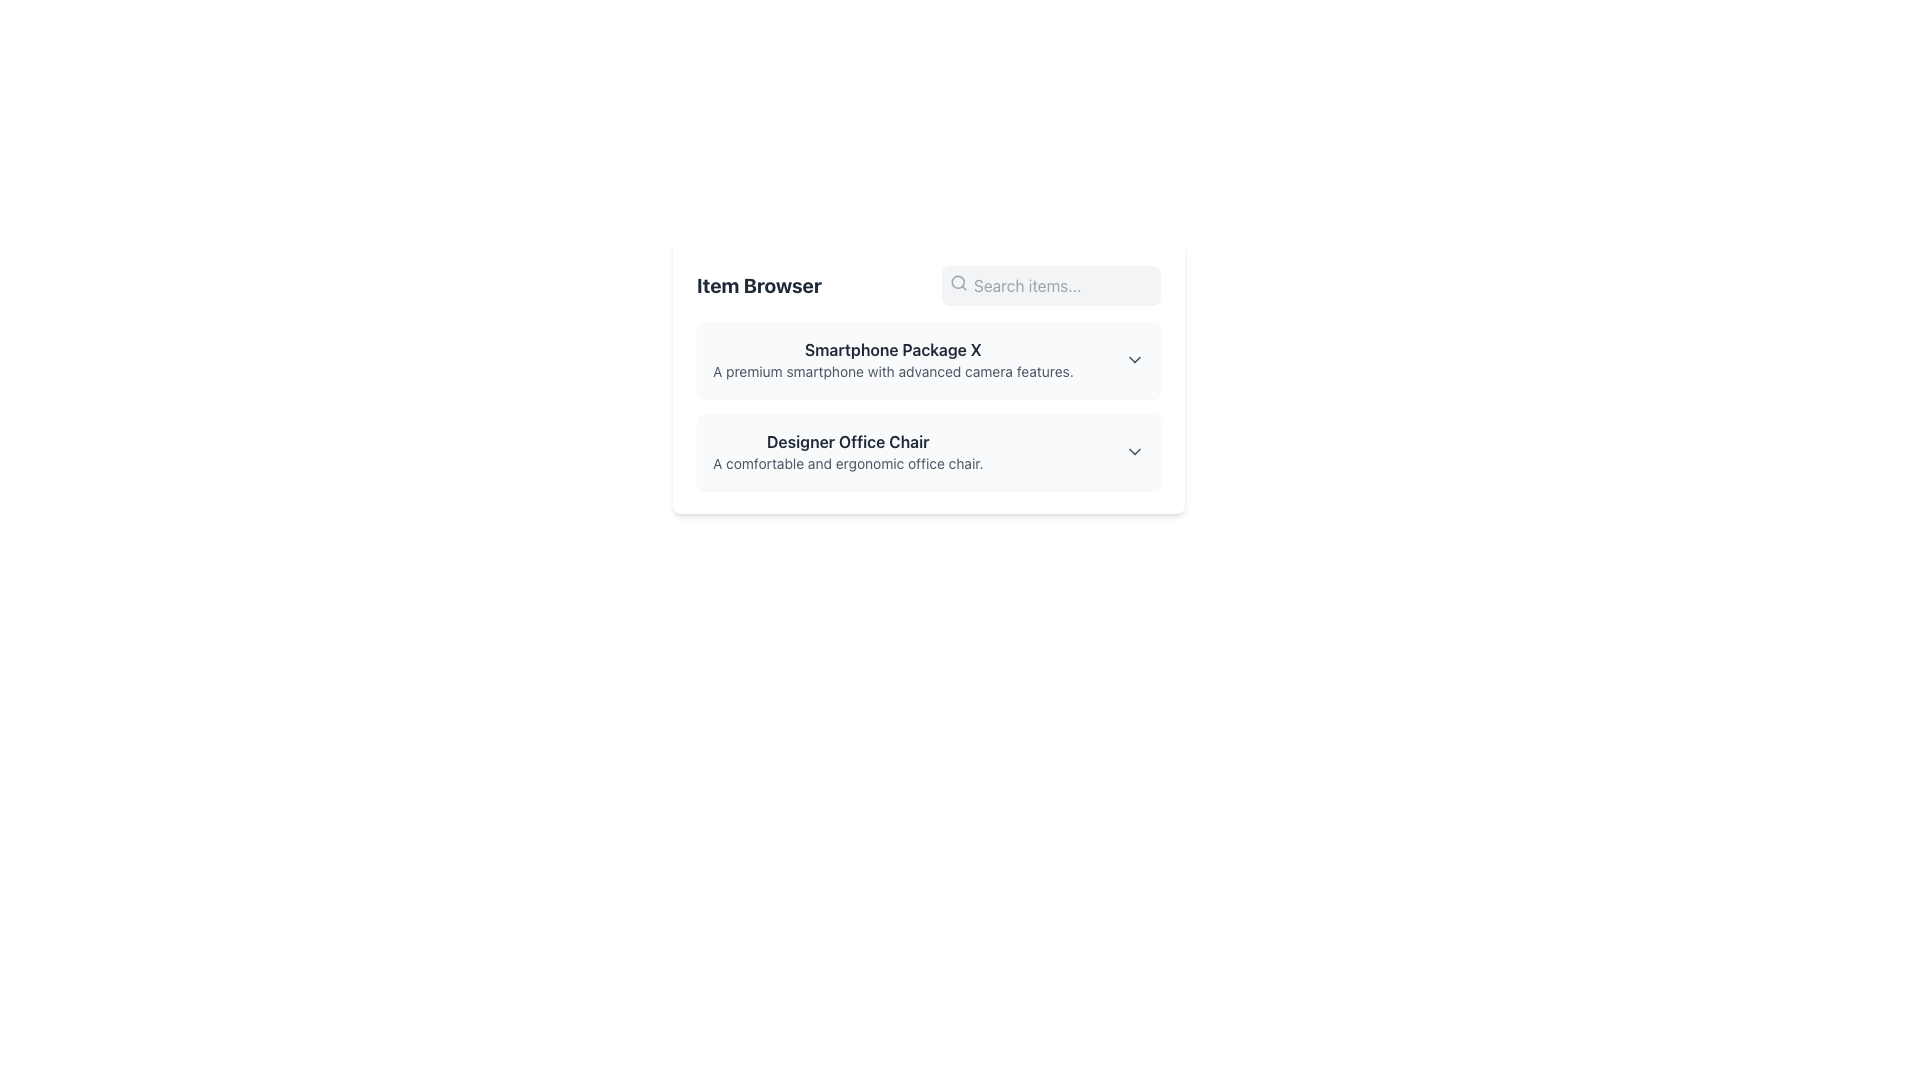  I want to click on the Text block containing the bold header 'Designer Office Chair' and the description 'A comfortable and ergonomic office chair', which is the second interactive module in the 'Item Browser' interface, so click(928, 451).